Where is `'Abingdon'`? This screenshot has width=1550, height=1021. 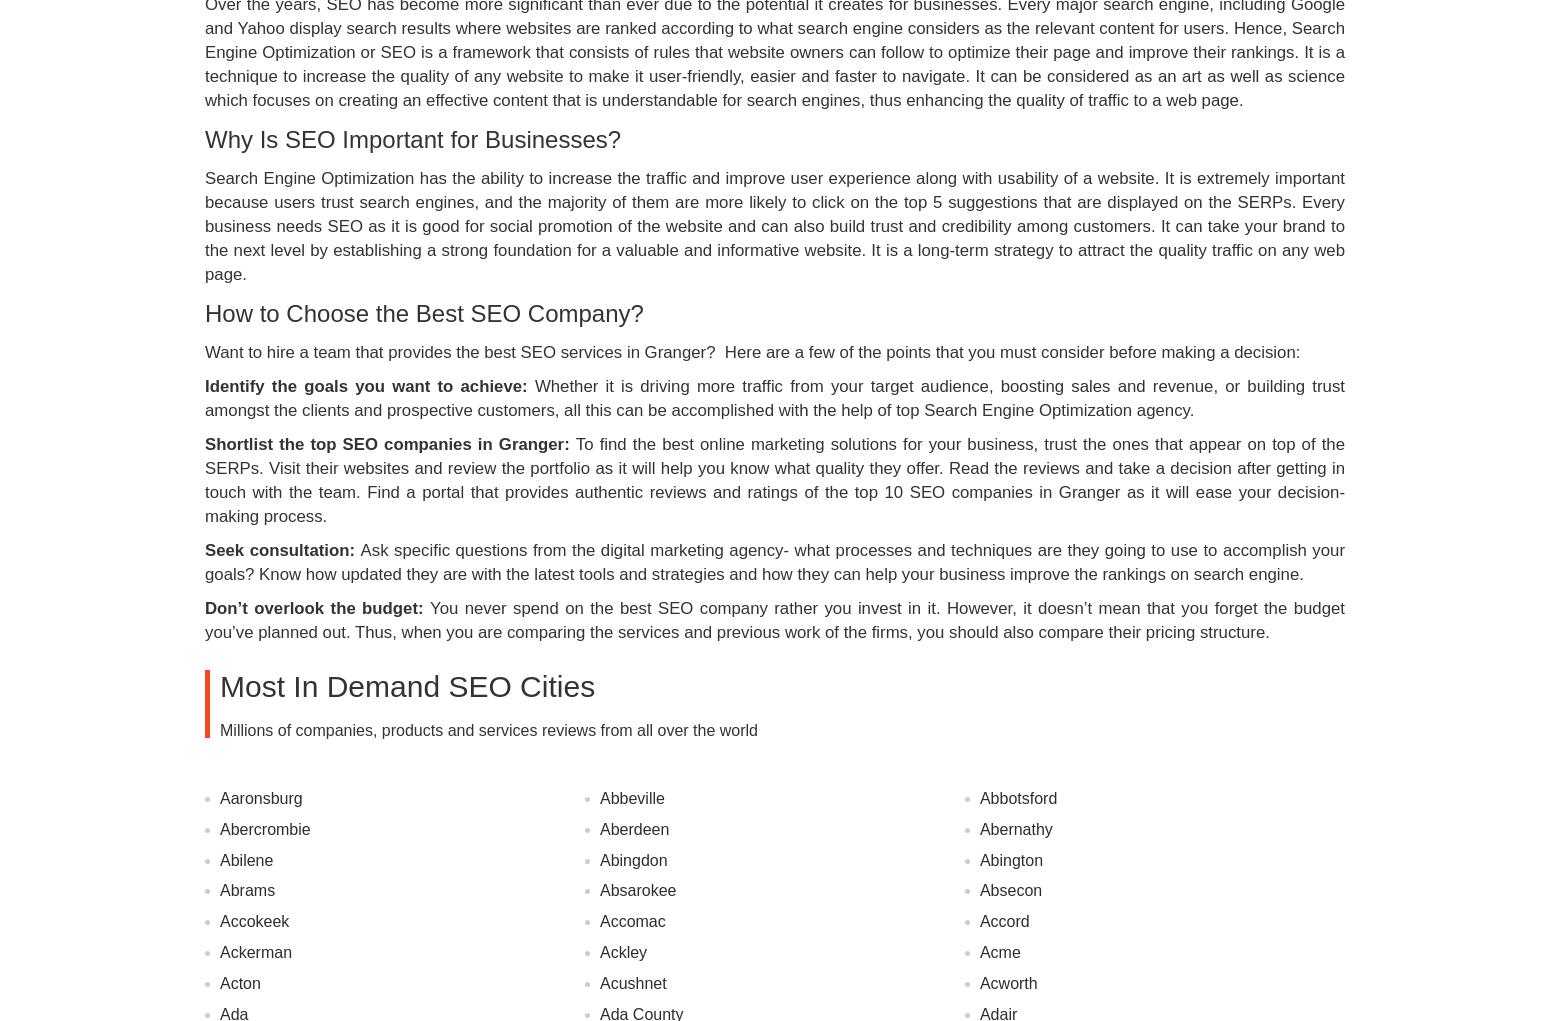
'Abingdon' is located at coordinates (632, 859).